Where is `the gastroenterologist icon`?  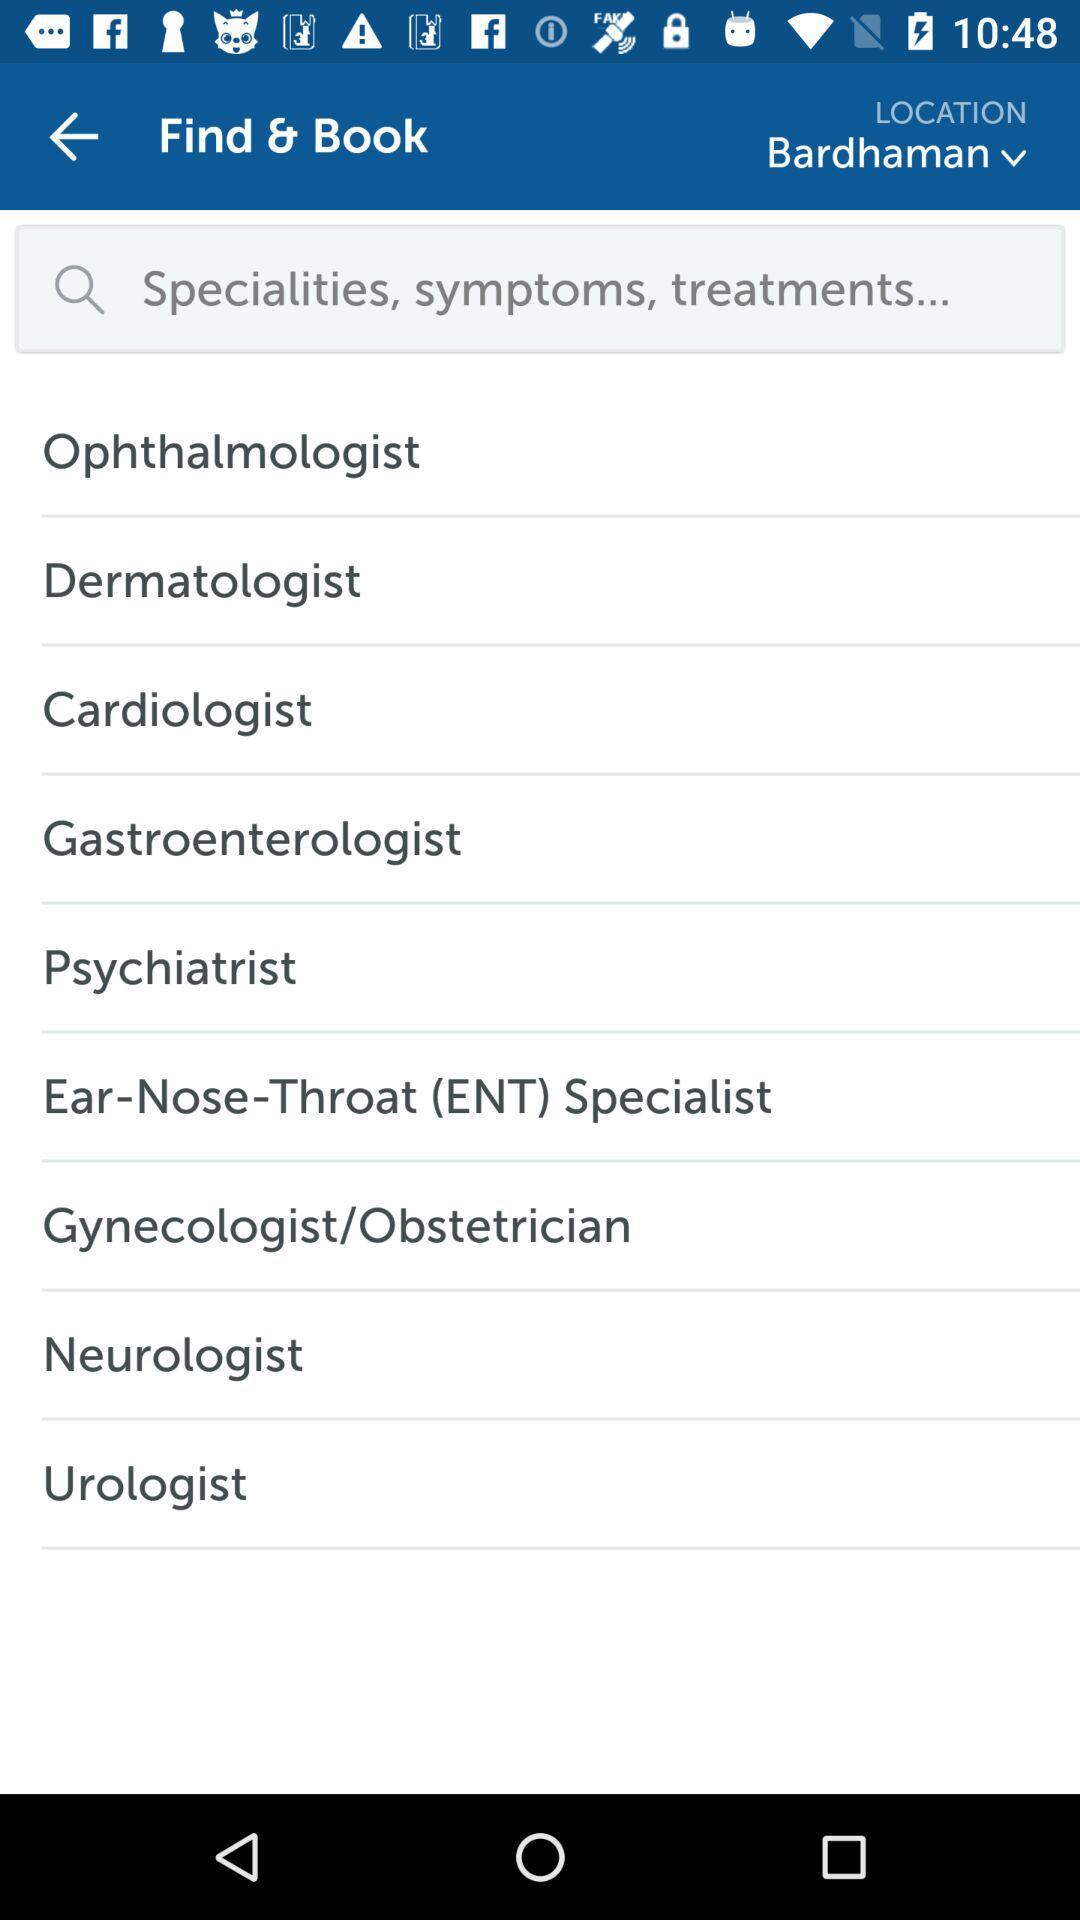 the gastroenterologist icon is located at coordinates (261, 838).